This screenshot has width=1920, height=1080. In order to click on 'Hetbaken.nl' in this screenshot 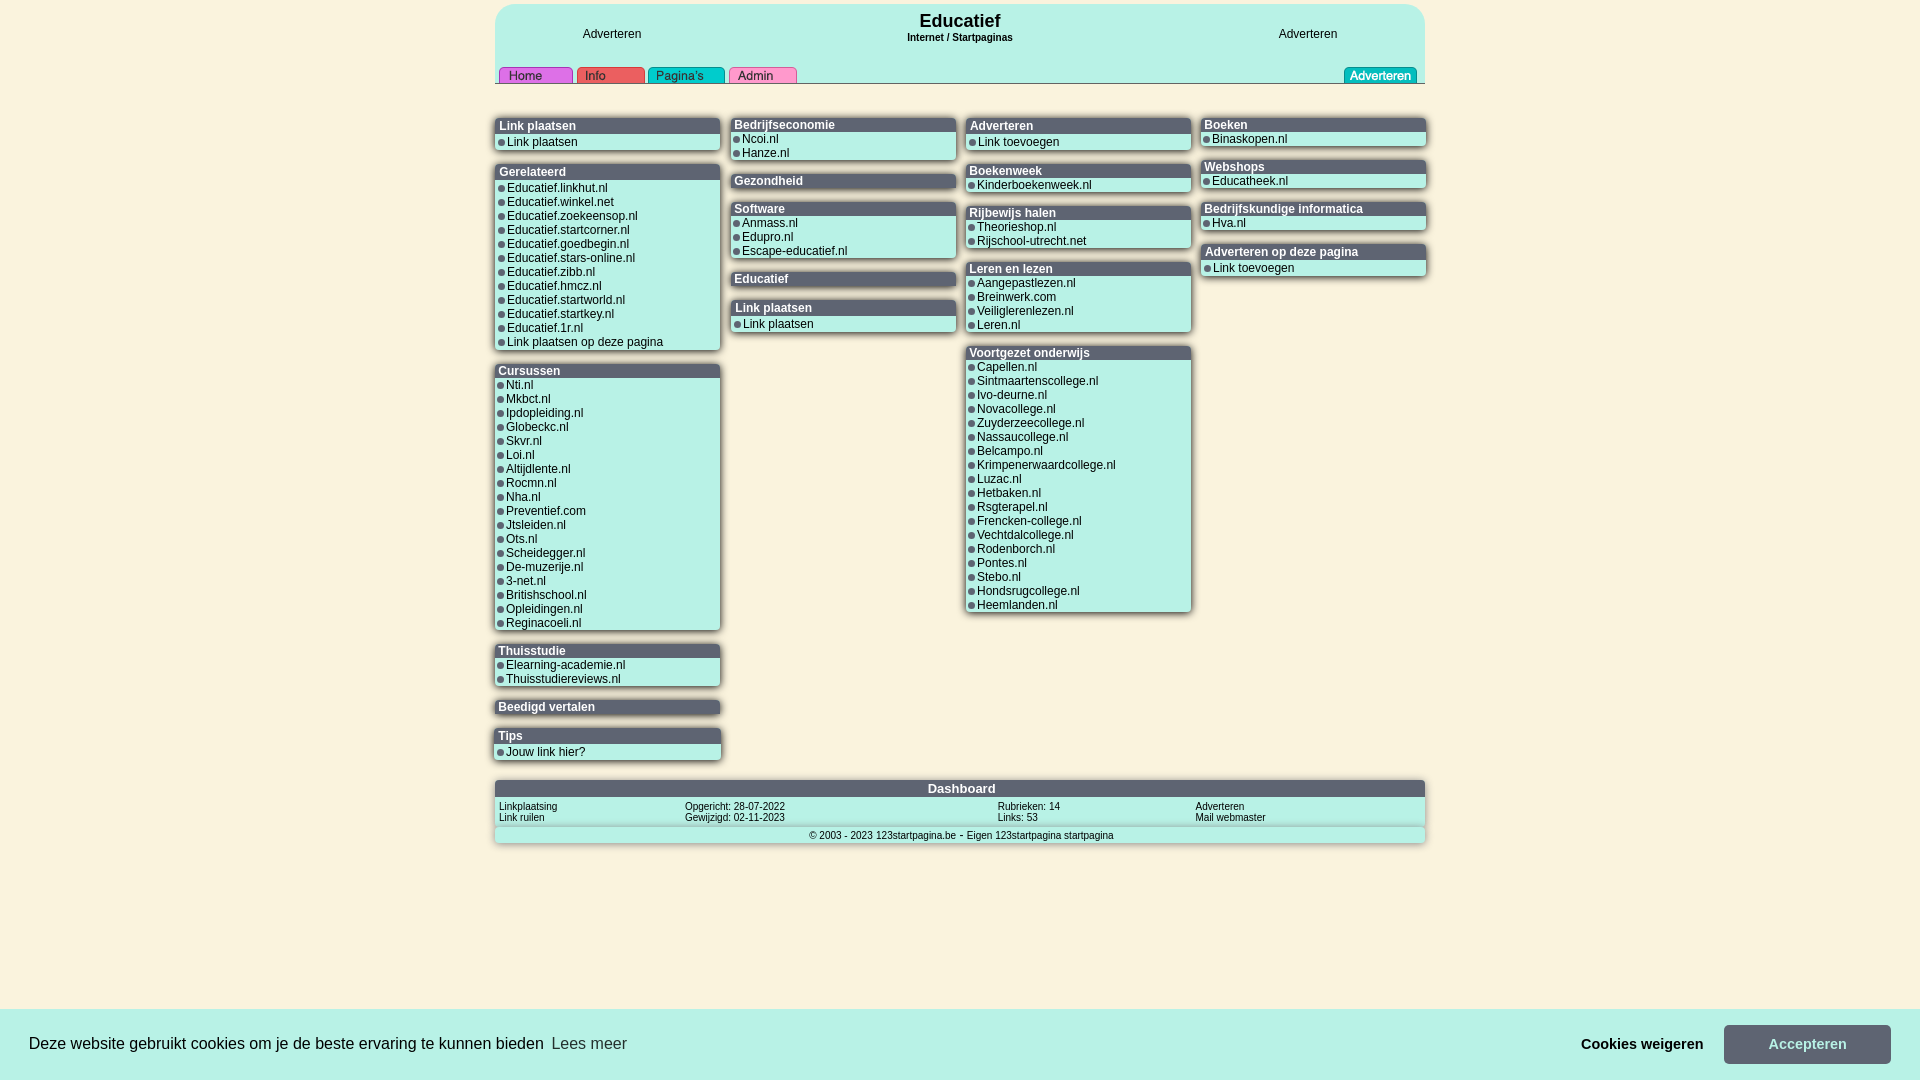, I will do `click(1008, 493)`.